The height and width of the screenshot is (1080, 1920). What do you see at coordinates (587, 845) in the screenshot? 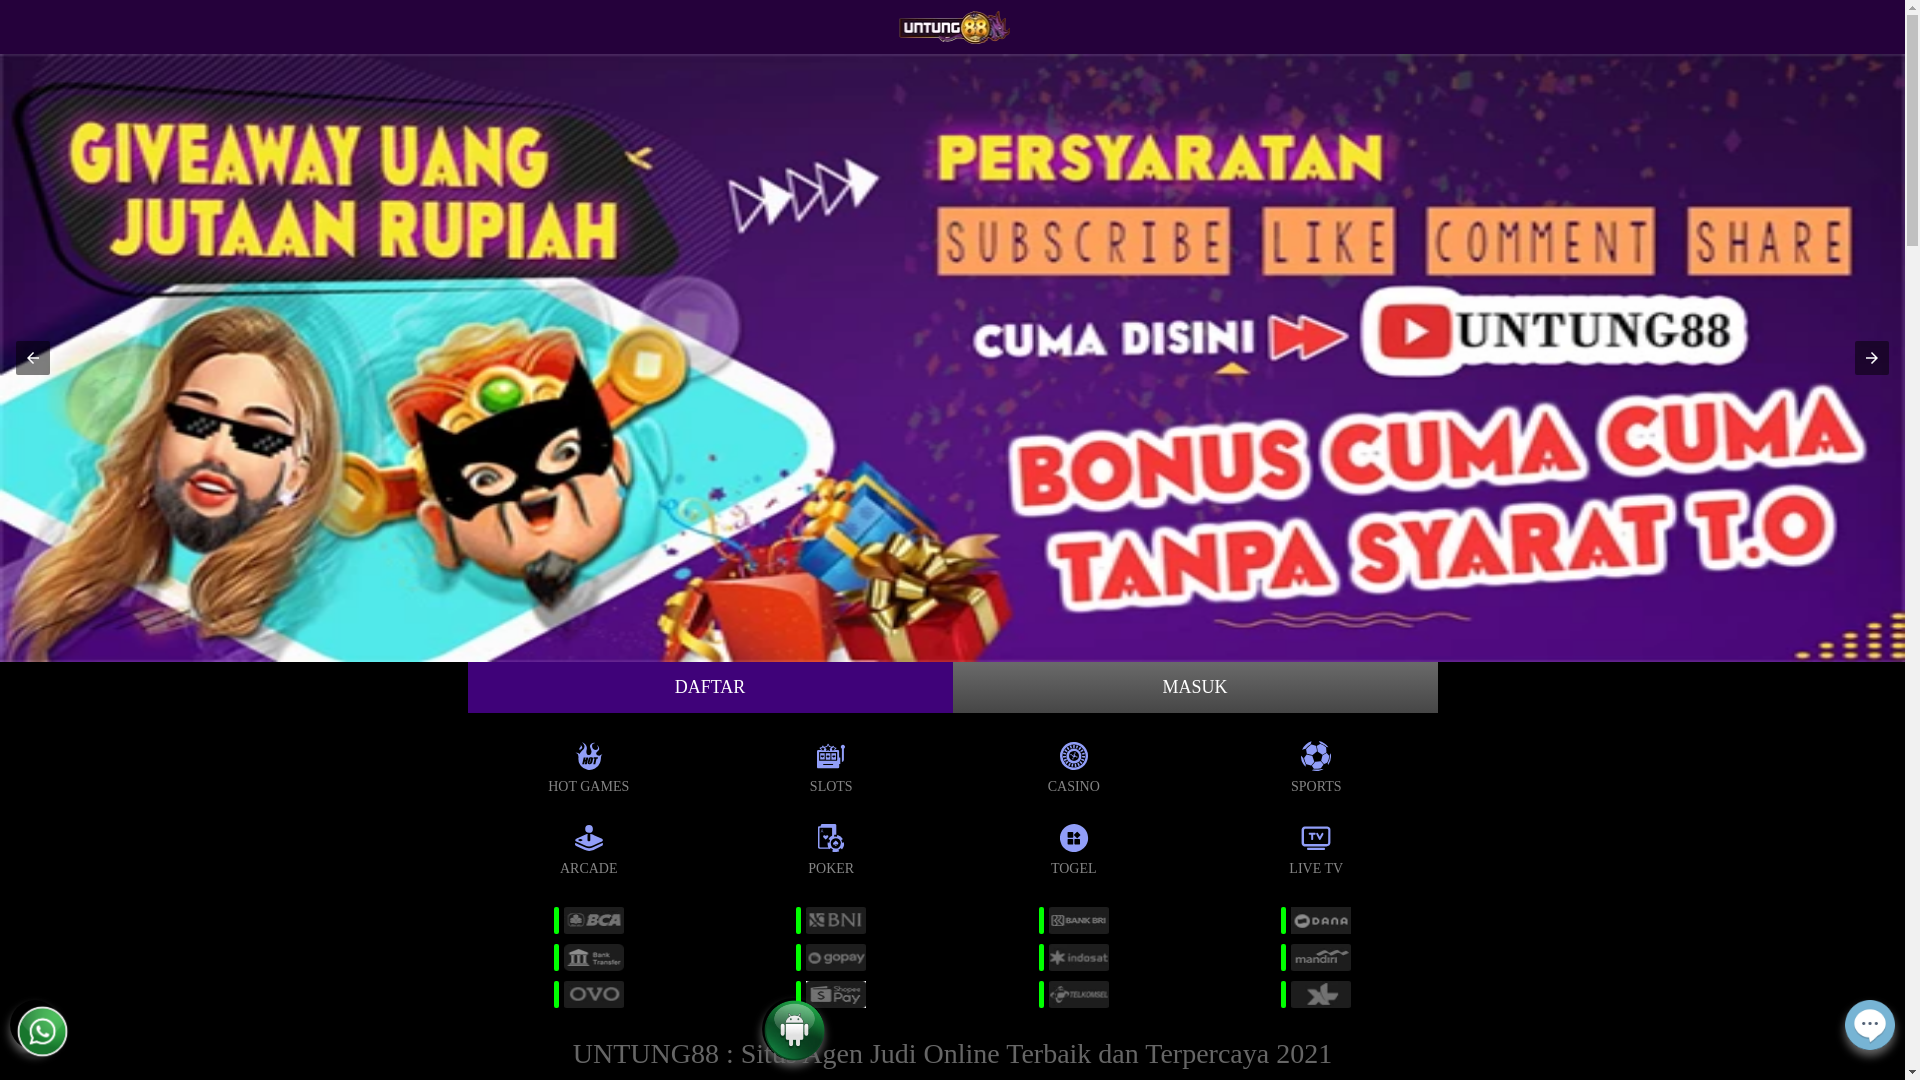
I see `'ARCADE'` at bounding box center [587, 845].